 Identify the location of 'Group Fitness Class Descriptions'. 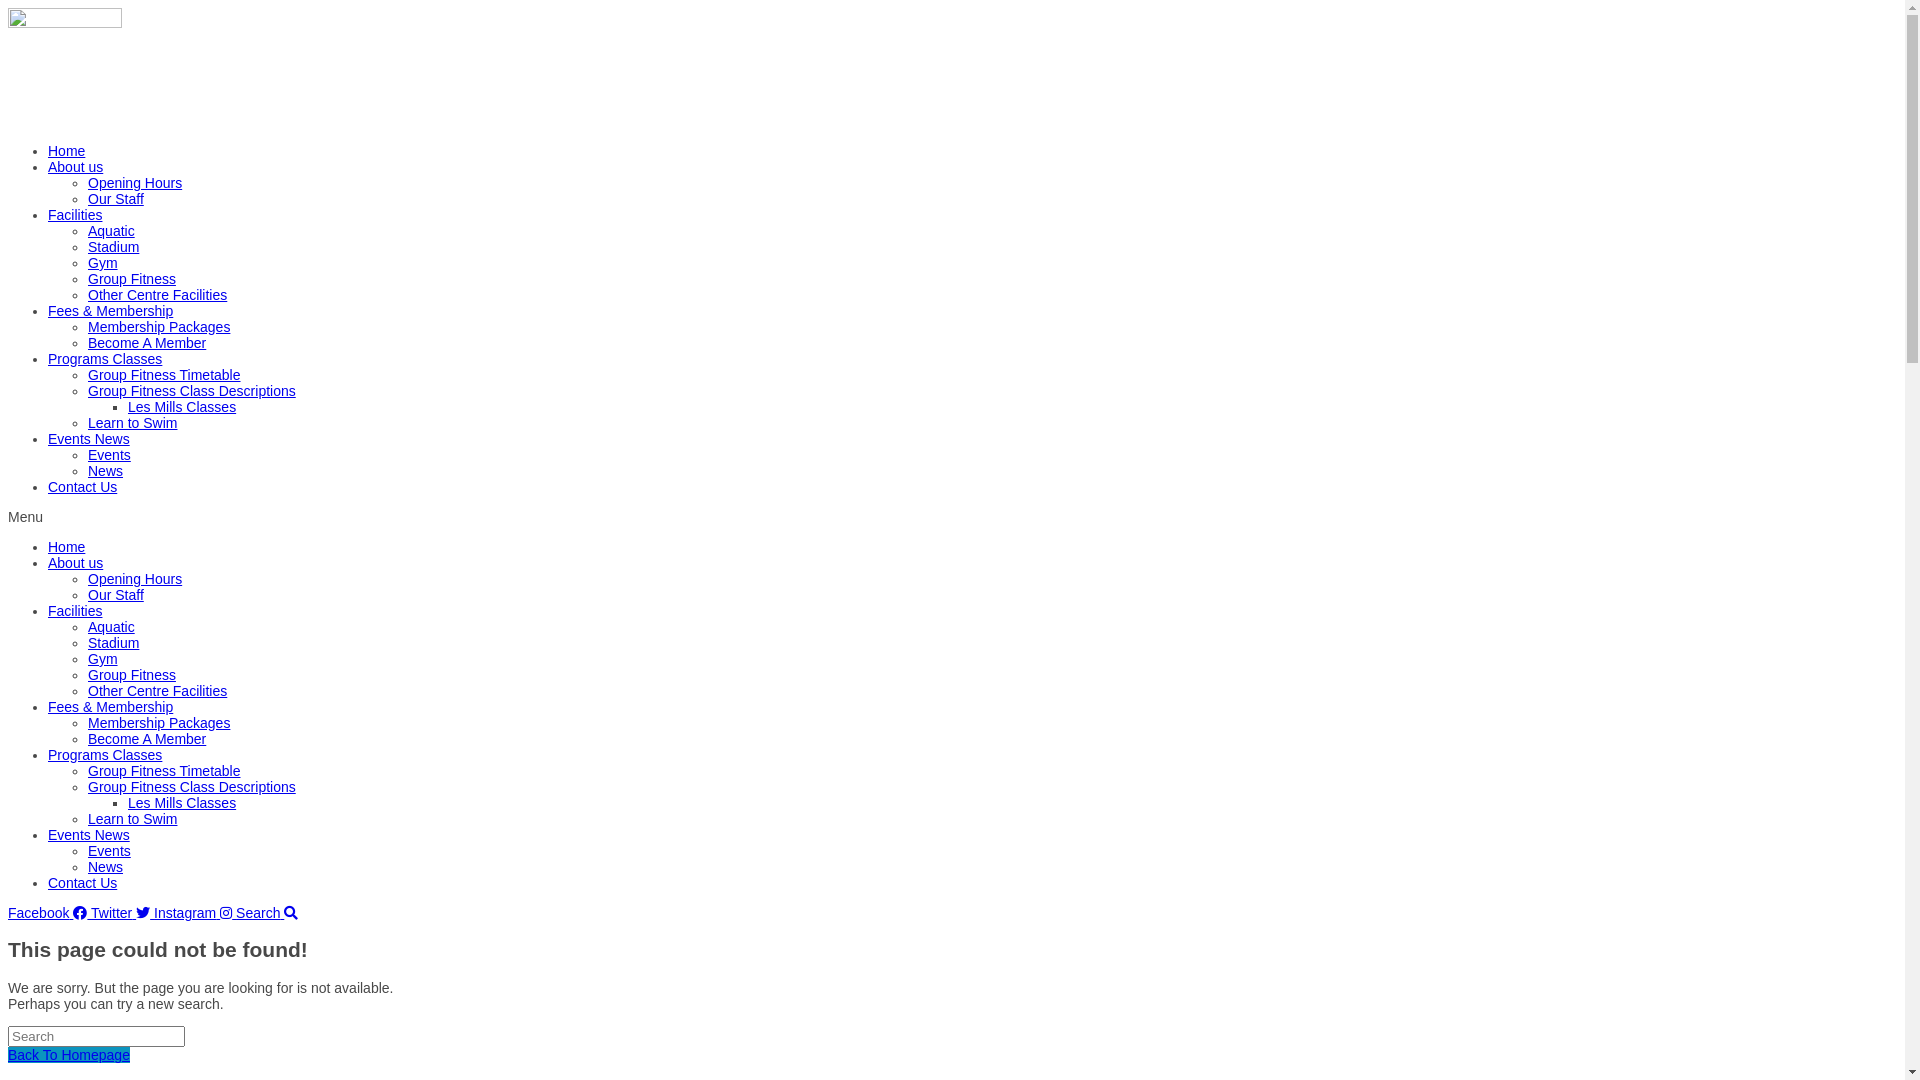
(192, 390).